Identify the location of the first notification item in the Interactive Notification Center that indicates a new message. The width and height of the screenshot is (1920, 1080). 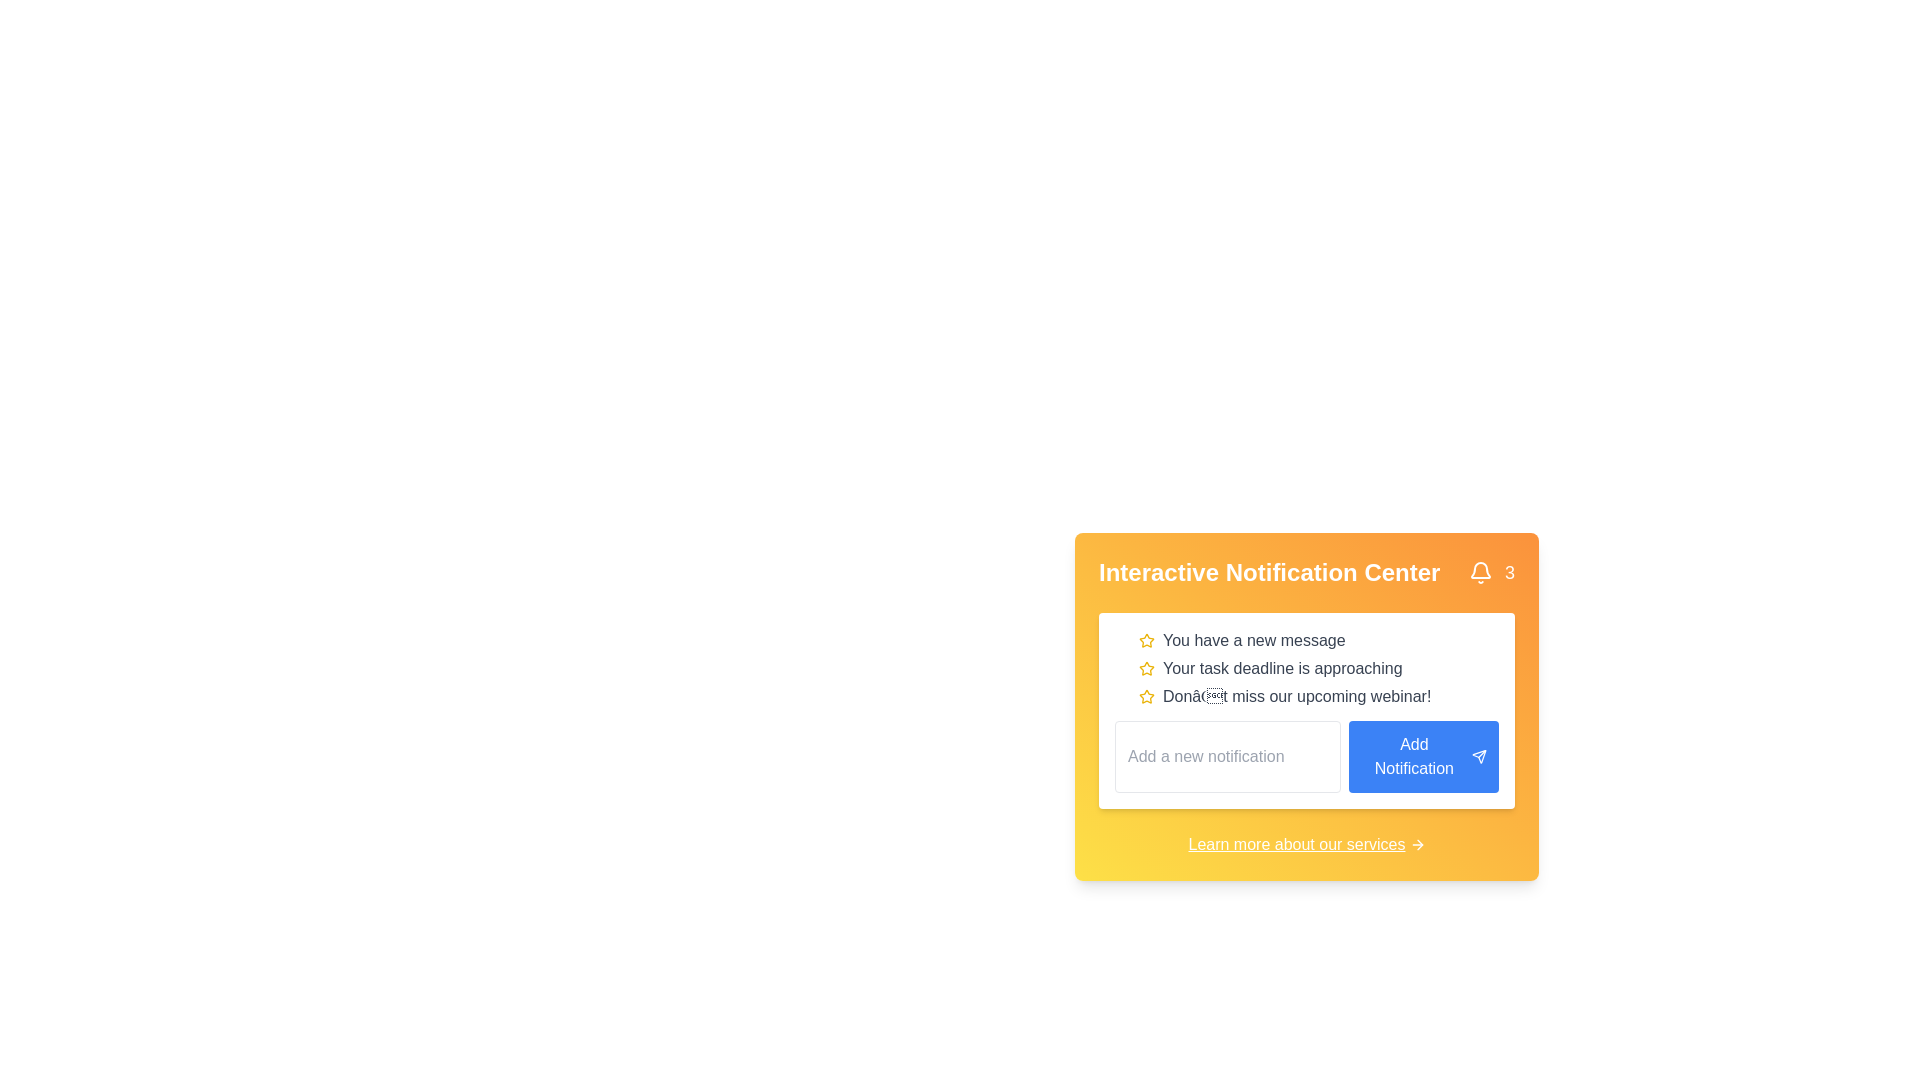
(1319, 640).